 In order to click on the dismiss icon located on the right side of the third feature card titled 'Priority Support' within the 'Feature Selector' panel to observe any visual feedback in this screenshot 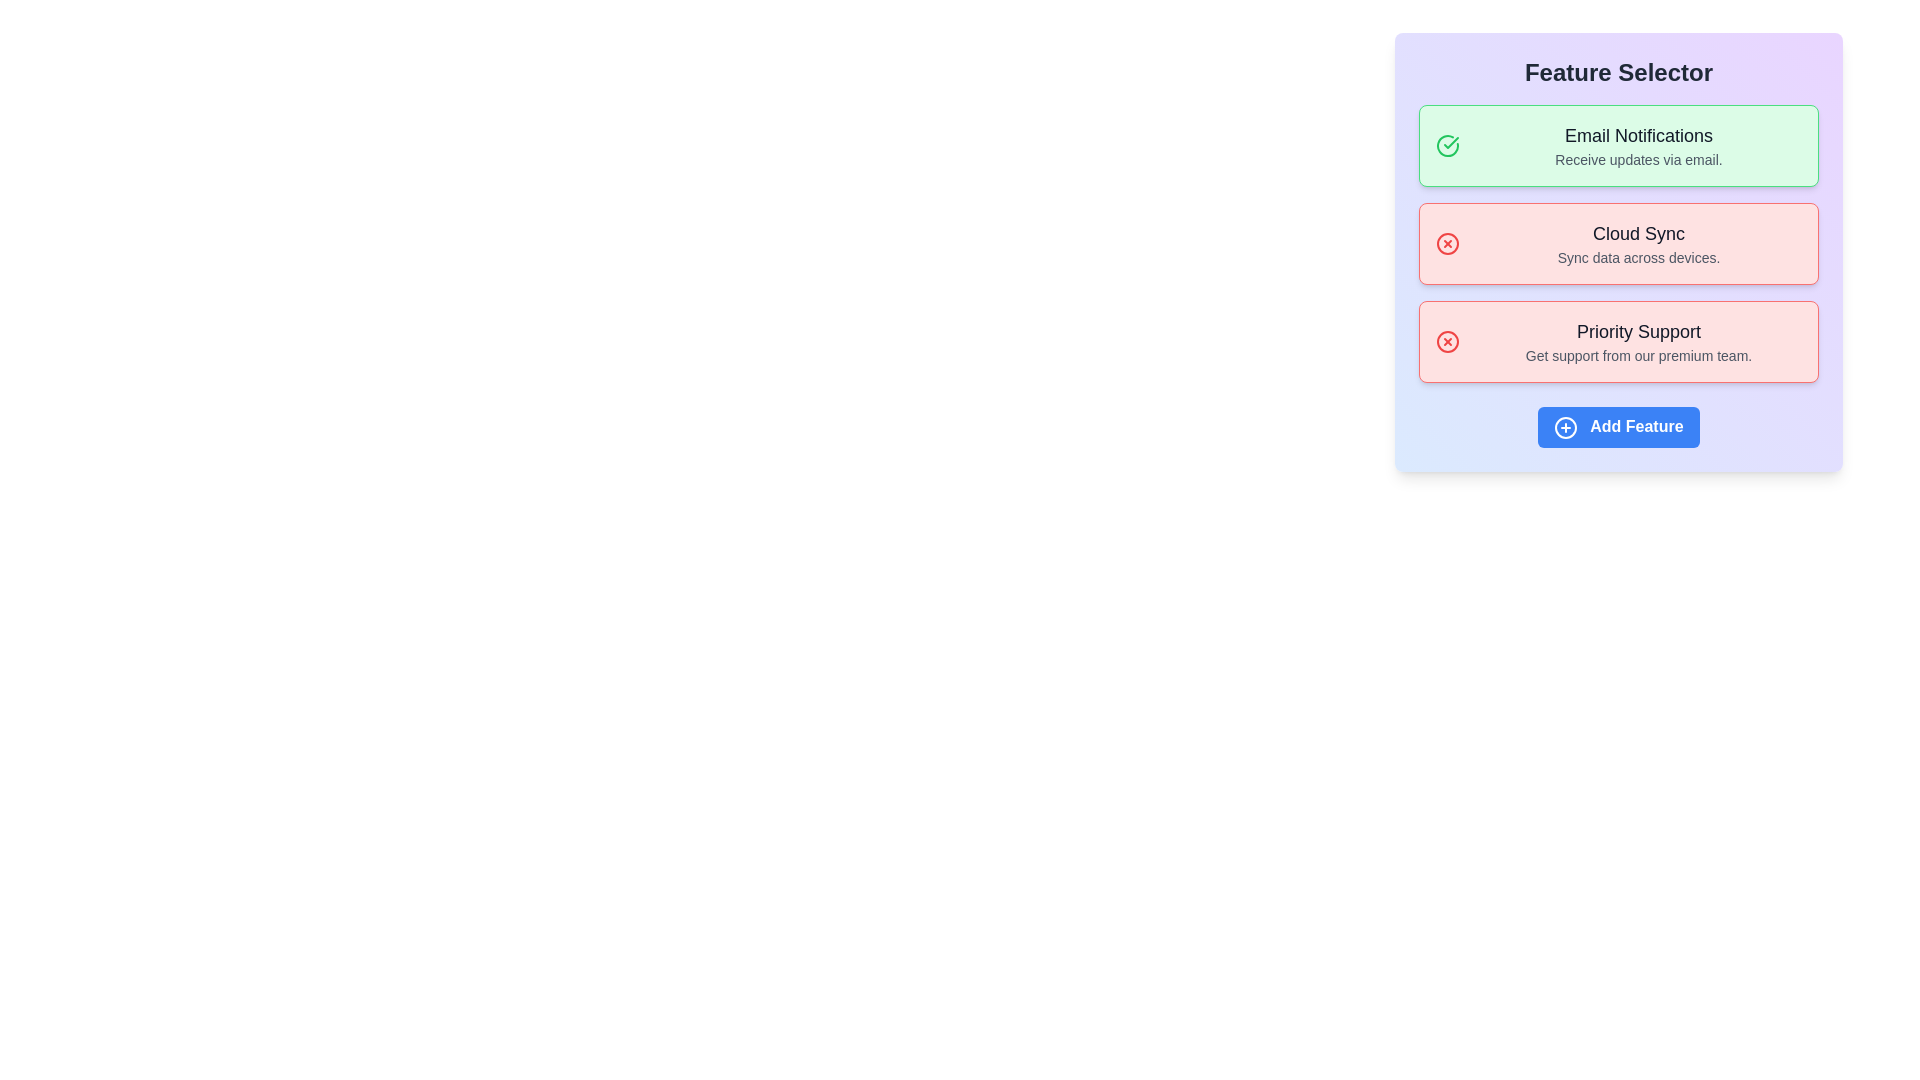, I will do `click(1448, 341)`.